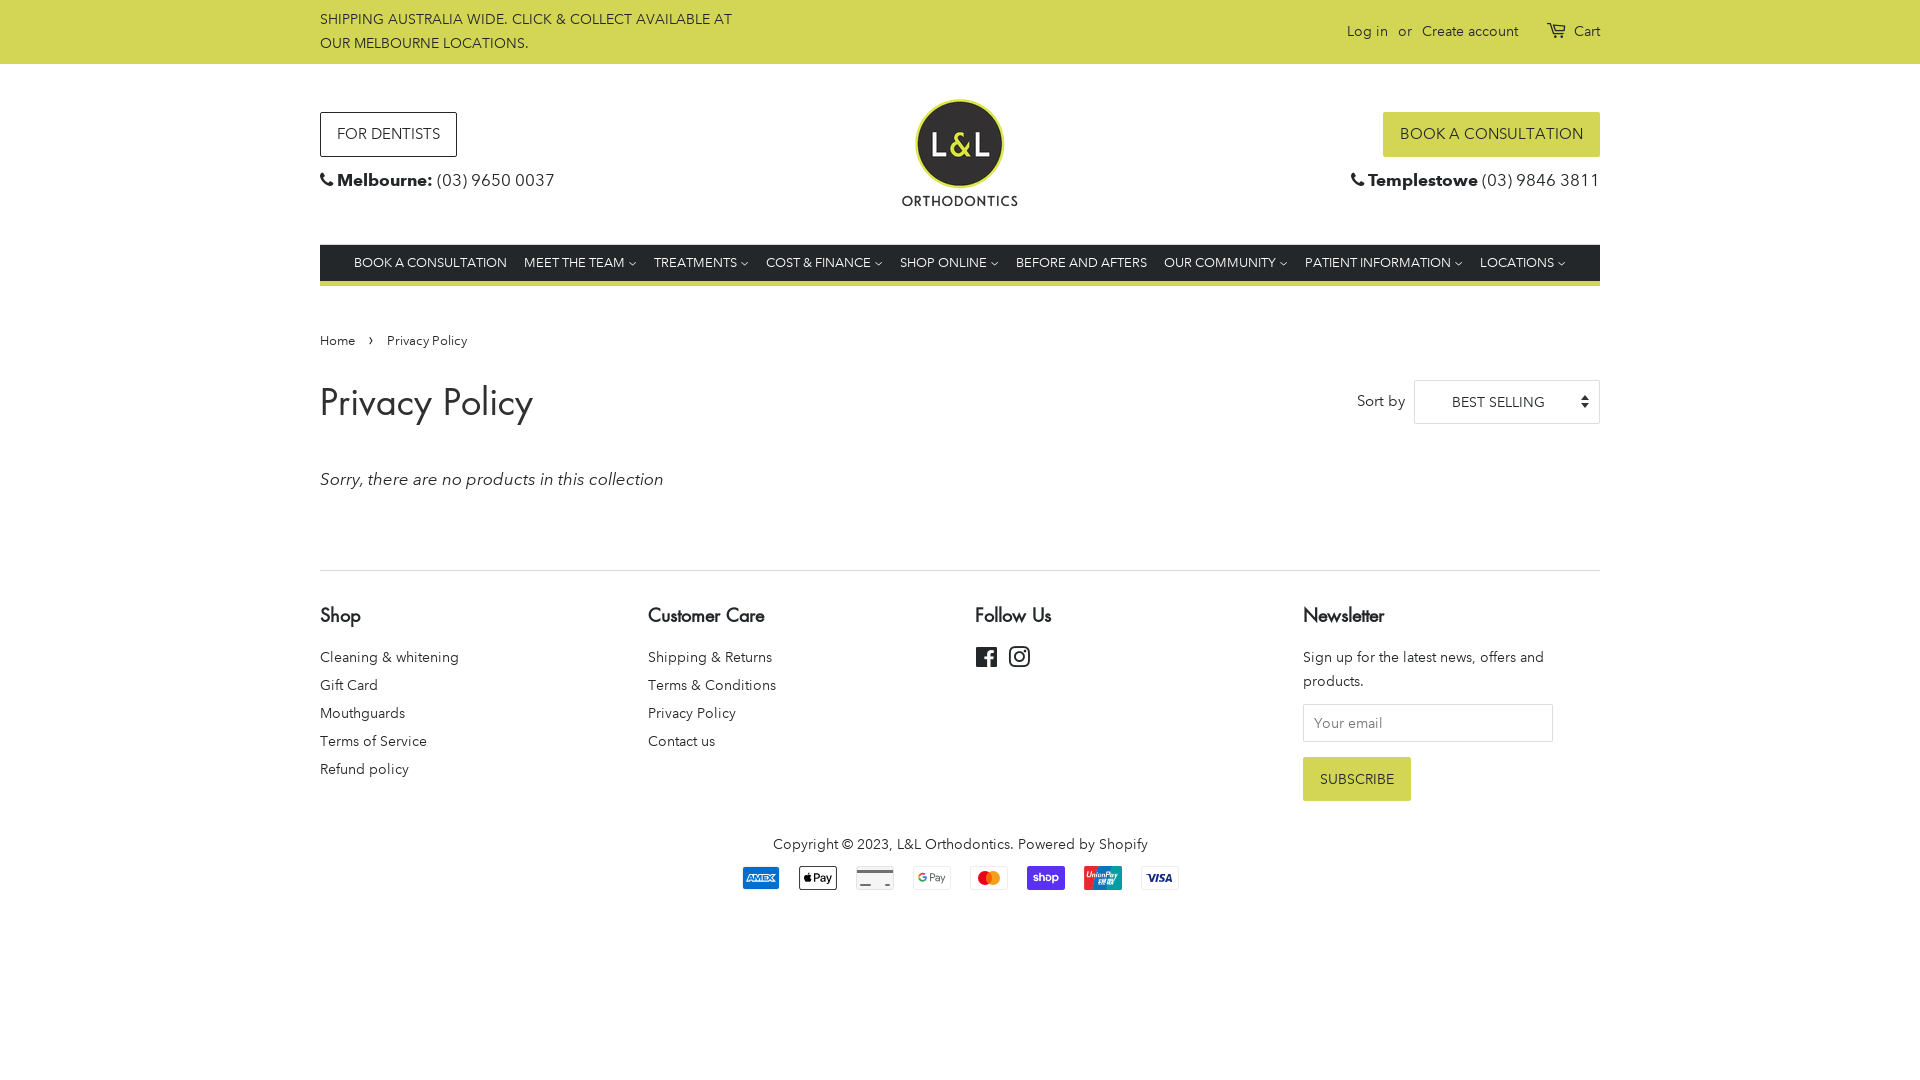 The width and height of the screenshot is (1920, 1080). Describe the element at coordinates (1382, 262) in the screenshot. I see `'PATIENT INFORMATION'` at that location.